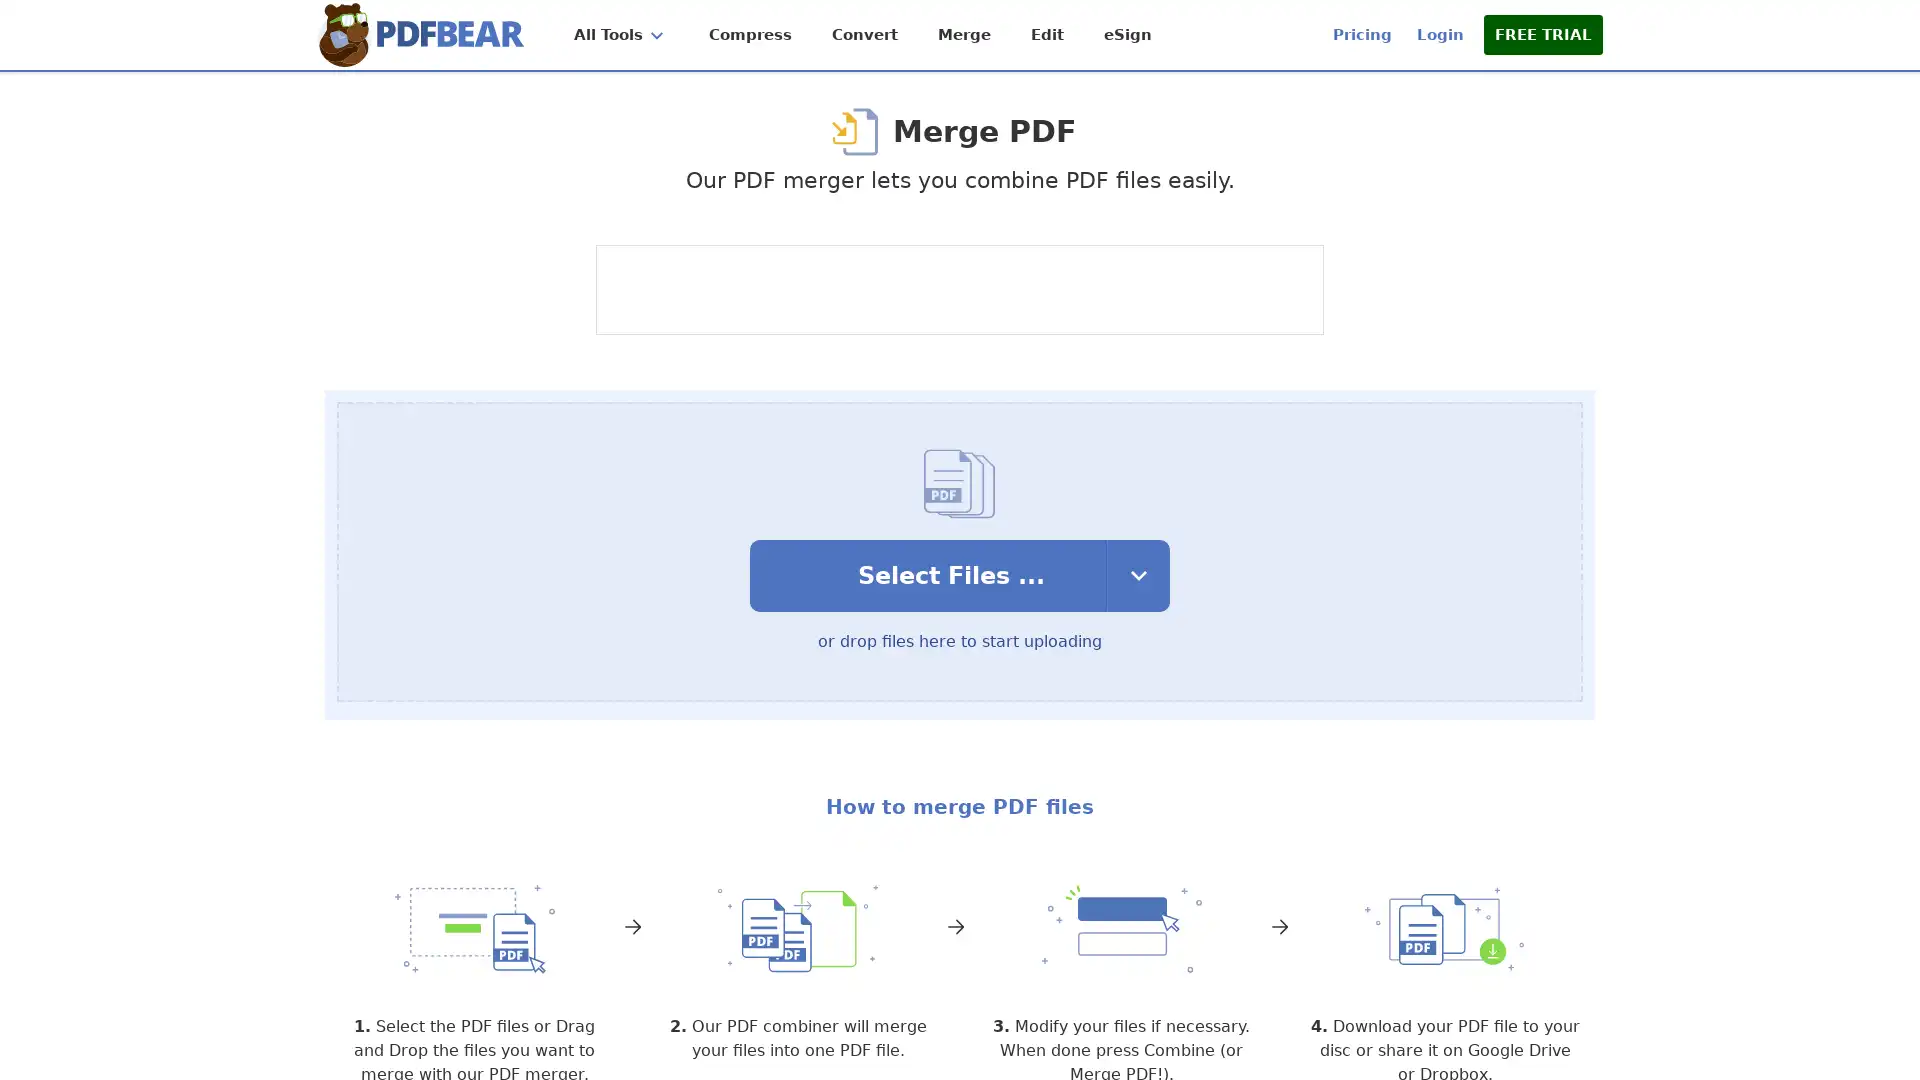  Describe the element at coordinates (419, 34) in the screenshot. I see `Home Page` at that location.